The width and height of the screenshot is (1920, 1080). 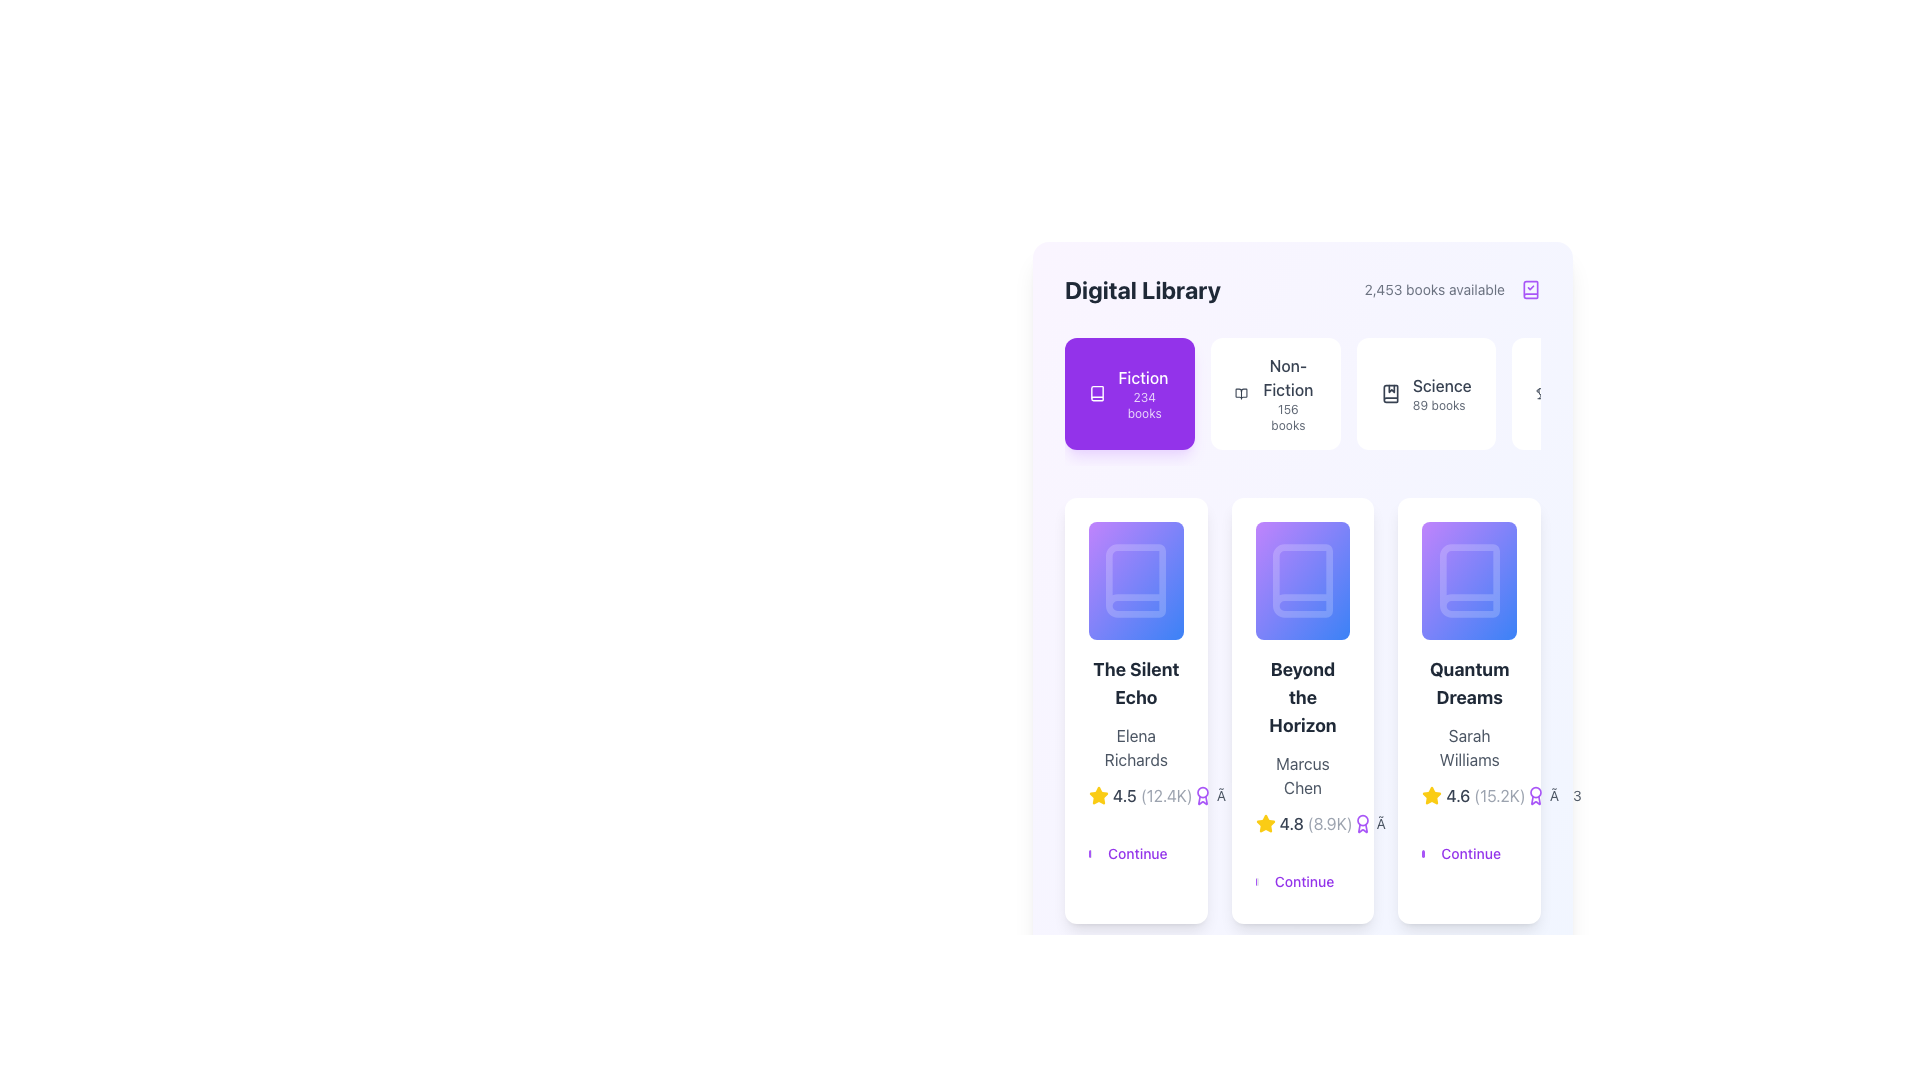 What do you see at coordinates (1142, 289) in the screenshot?
I see `on the bold text element displaying 'Digital Library' located in the top-left portion of the header section of the library interface` at bounding box center [1142, 289].